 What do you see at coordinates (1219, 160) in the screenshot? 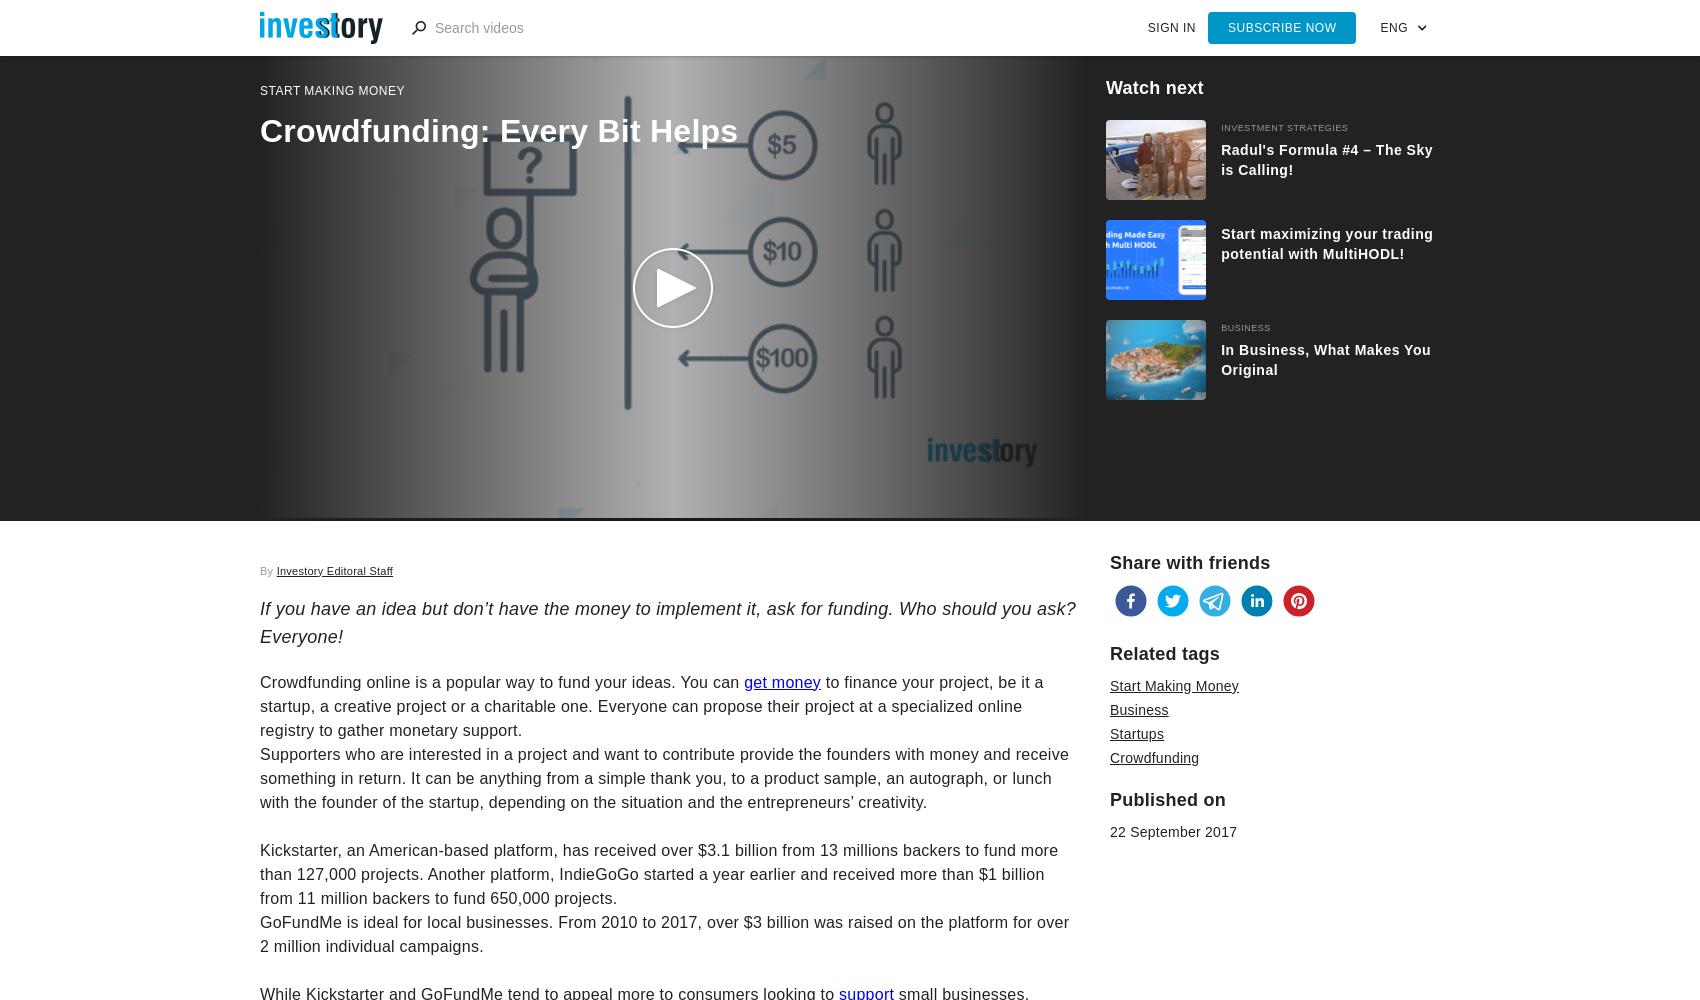
I see `'Radul's Formula #4 – The Sky is Calling!'` at bounding box center [1219, 160].